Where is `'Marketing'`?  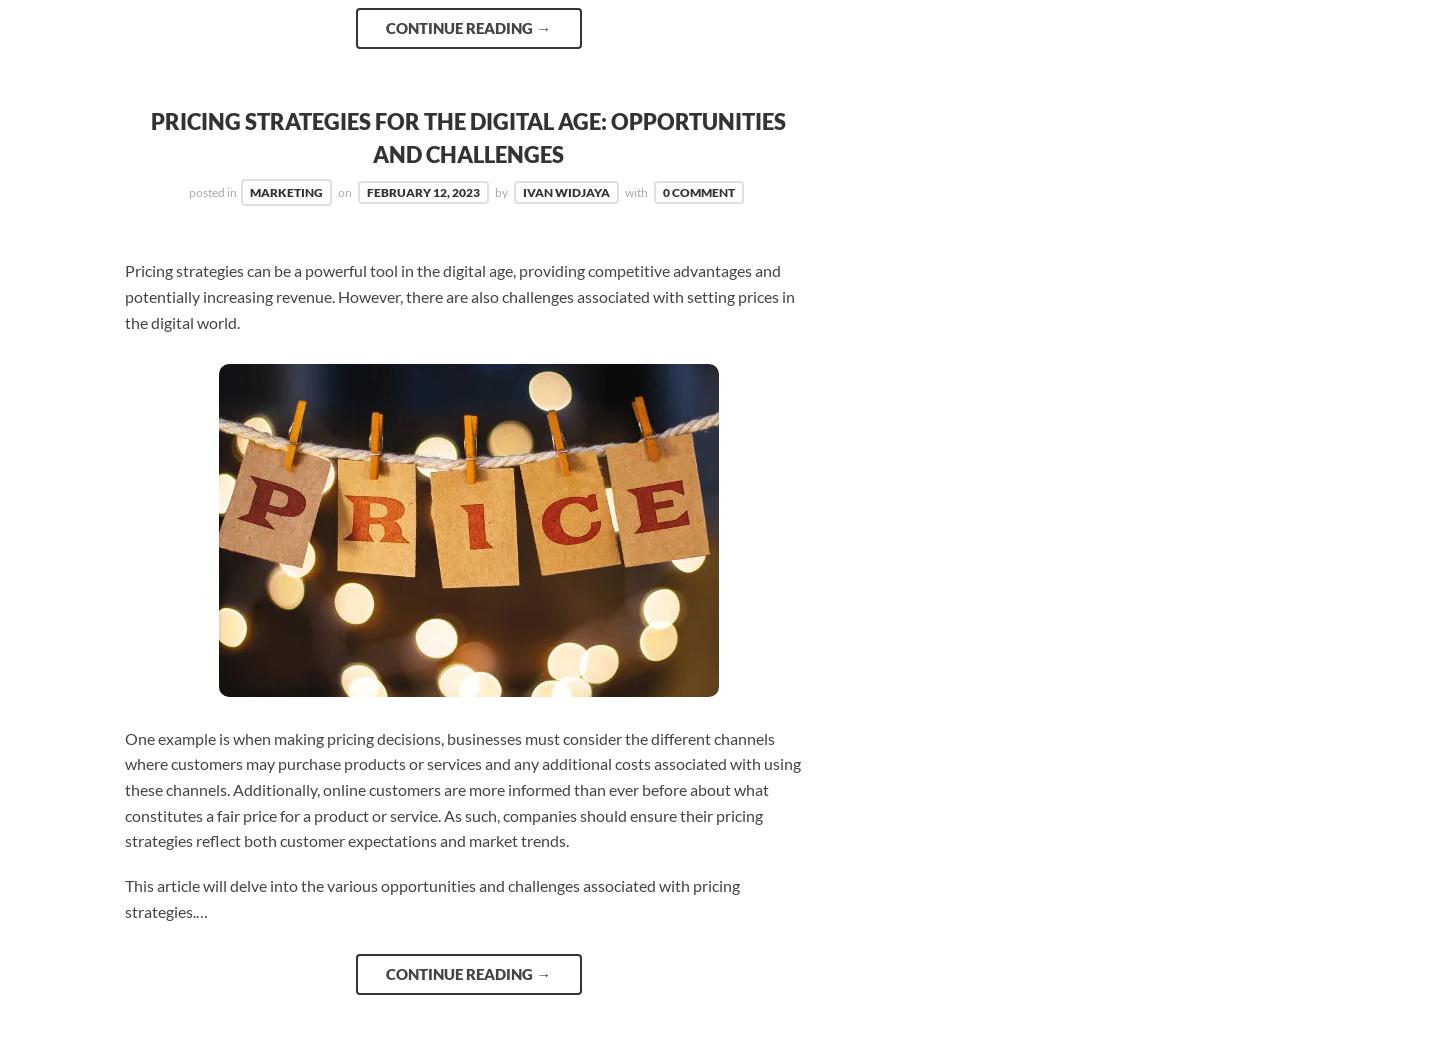
'Marketing' is located at coordinates (286, 191).